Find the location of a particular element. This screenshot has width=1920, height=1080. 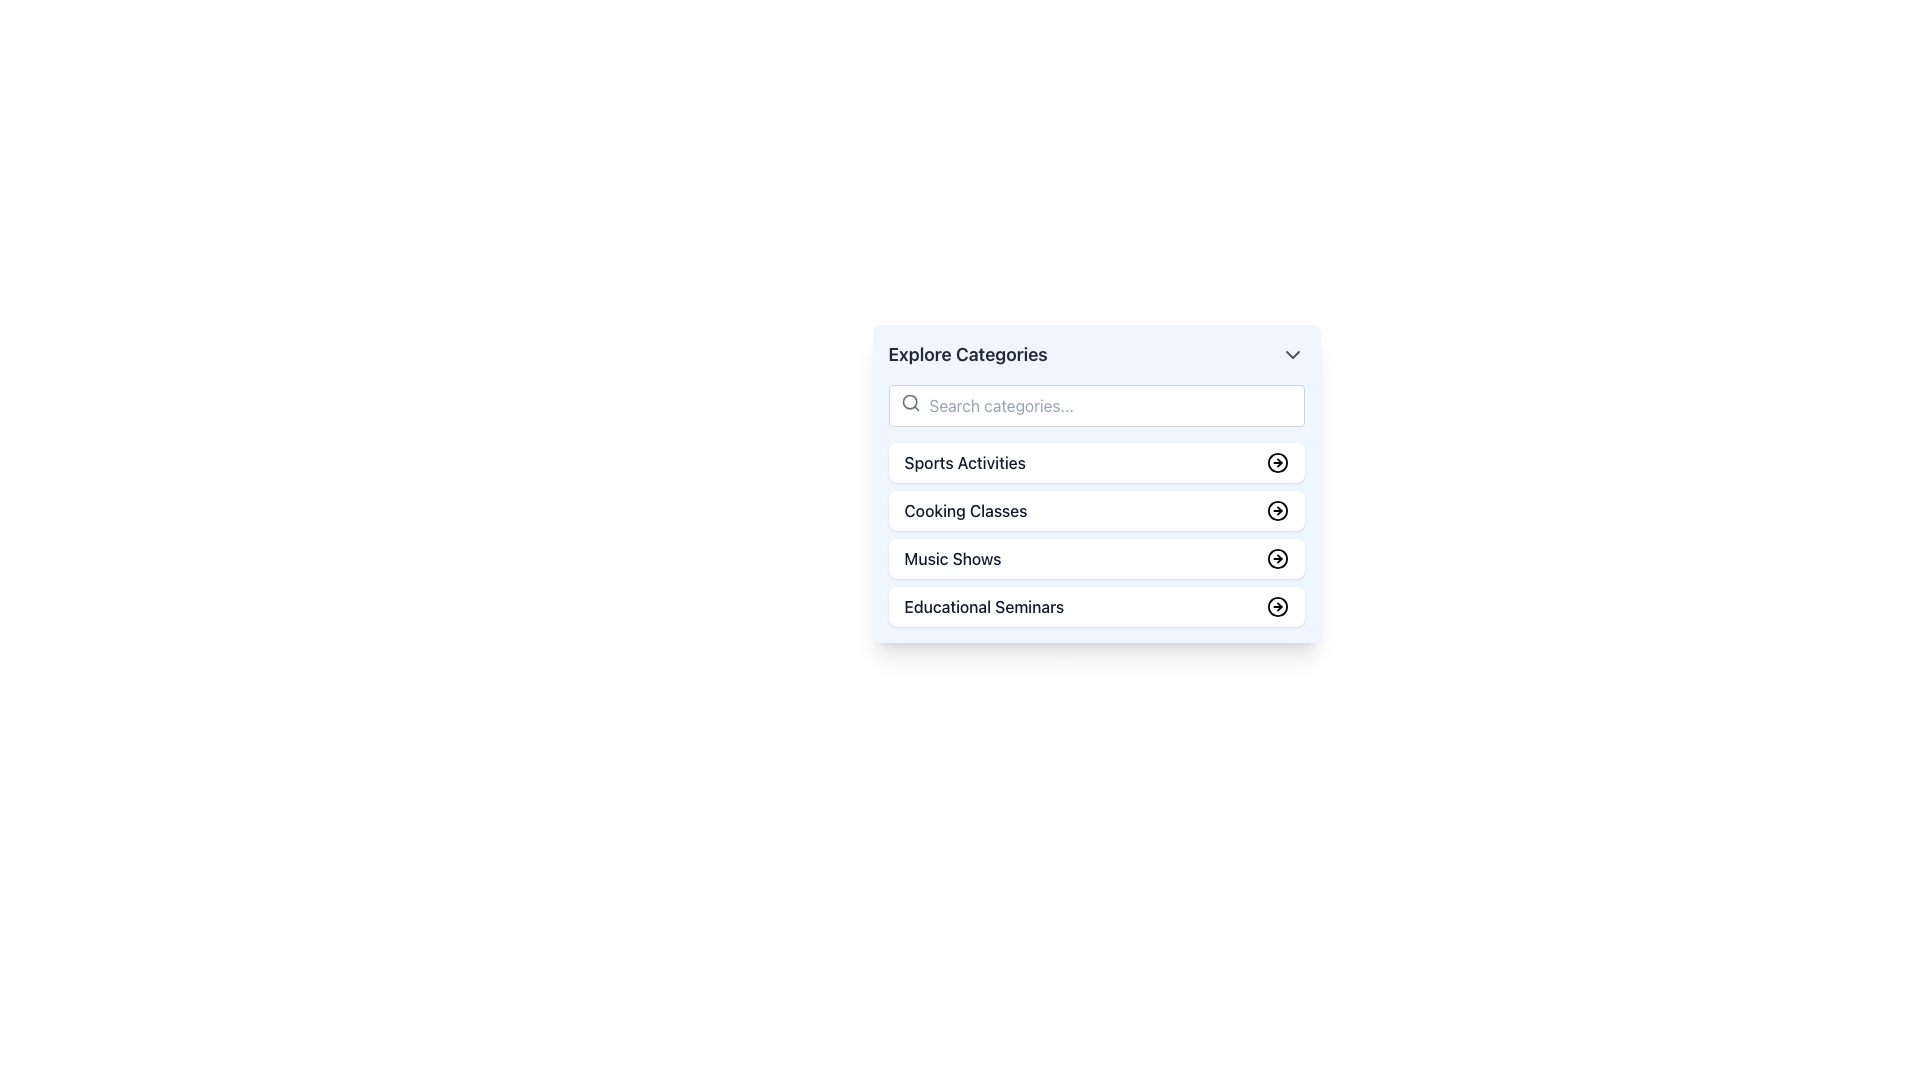

the search bar located in the 'Explore Categories' section, which allows users to input keywords for filtering or searching is located at coordinates (1095, 405).